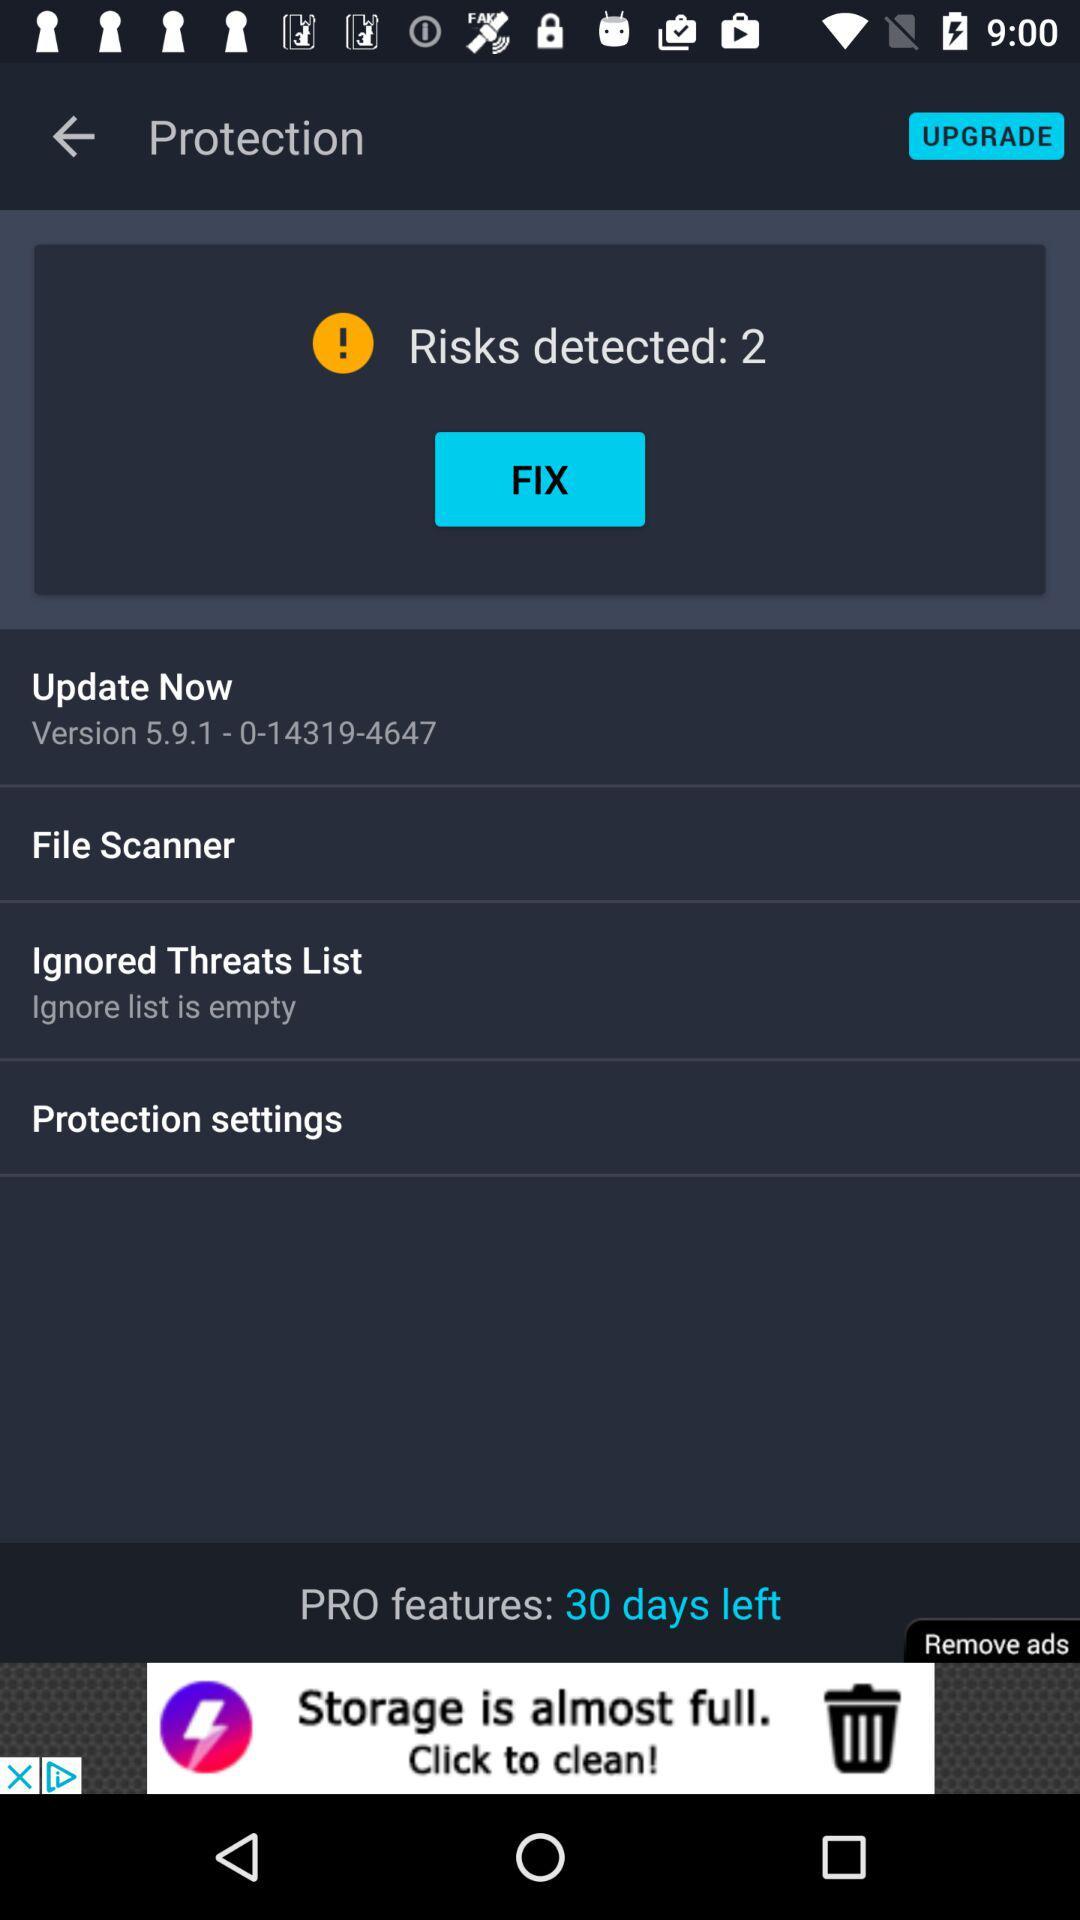 This screenshot has height=1920, width=1080. I want to click on remove advertisements, so click(977, 1627).